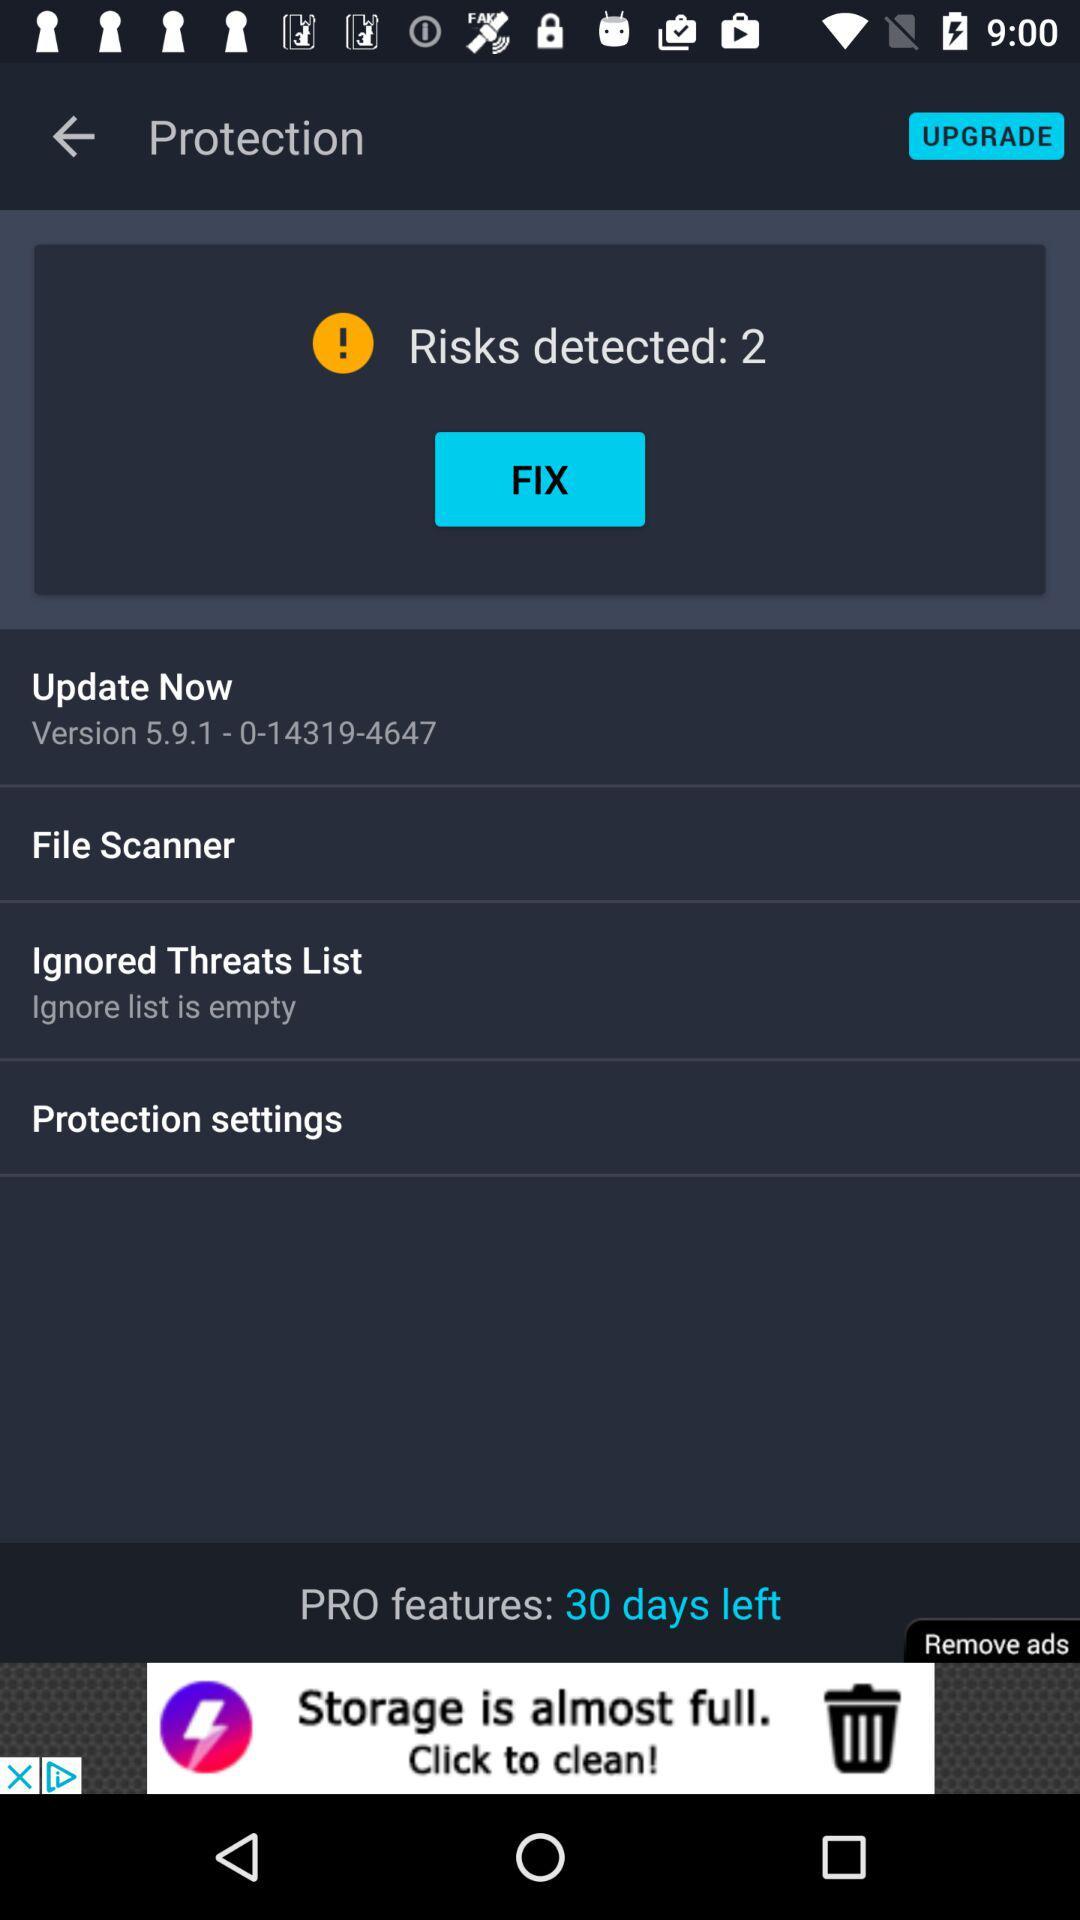 This screenshot has height=1920, width=1080. I want to click on remove advertisements, so click(977, 1627).